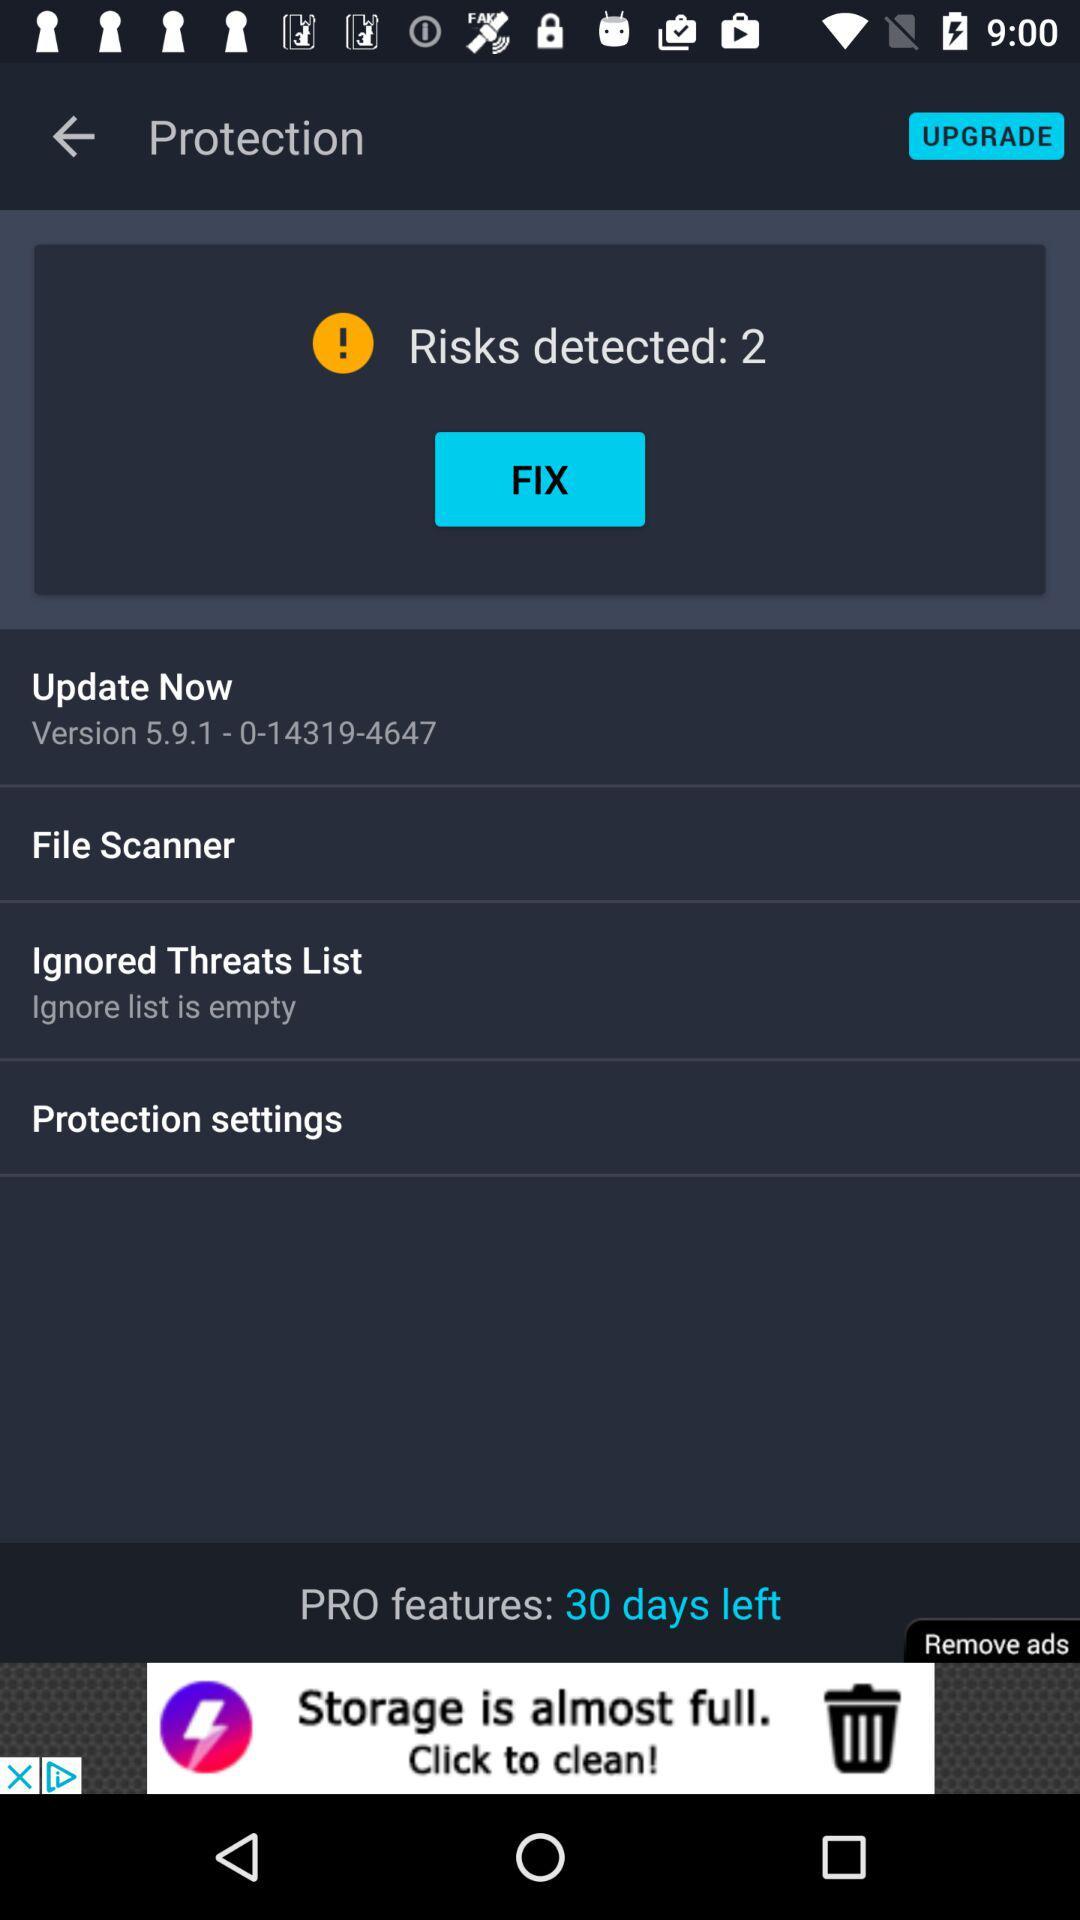 This screenshot has height=1920, width=1080. I want to click on remove advertisements, so click(977, 1627).